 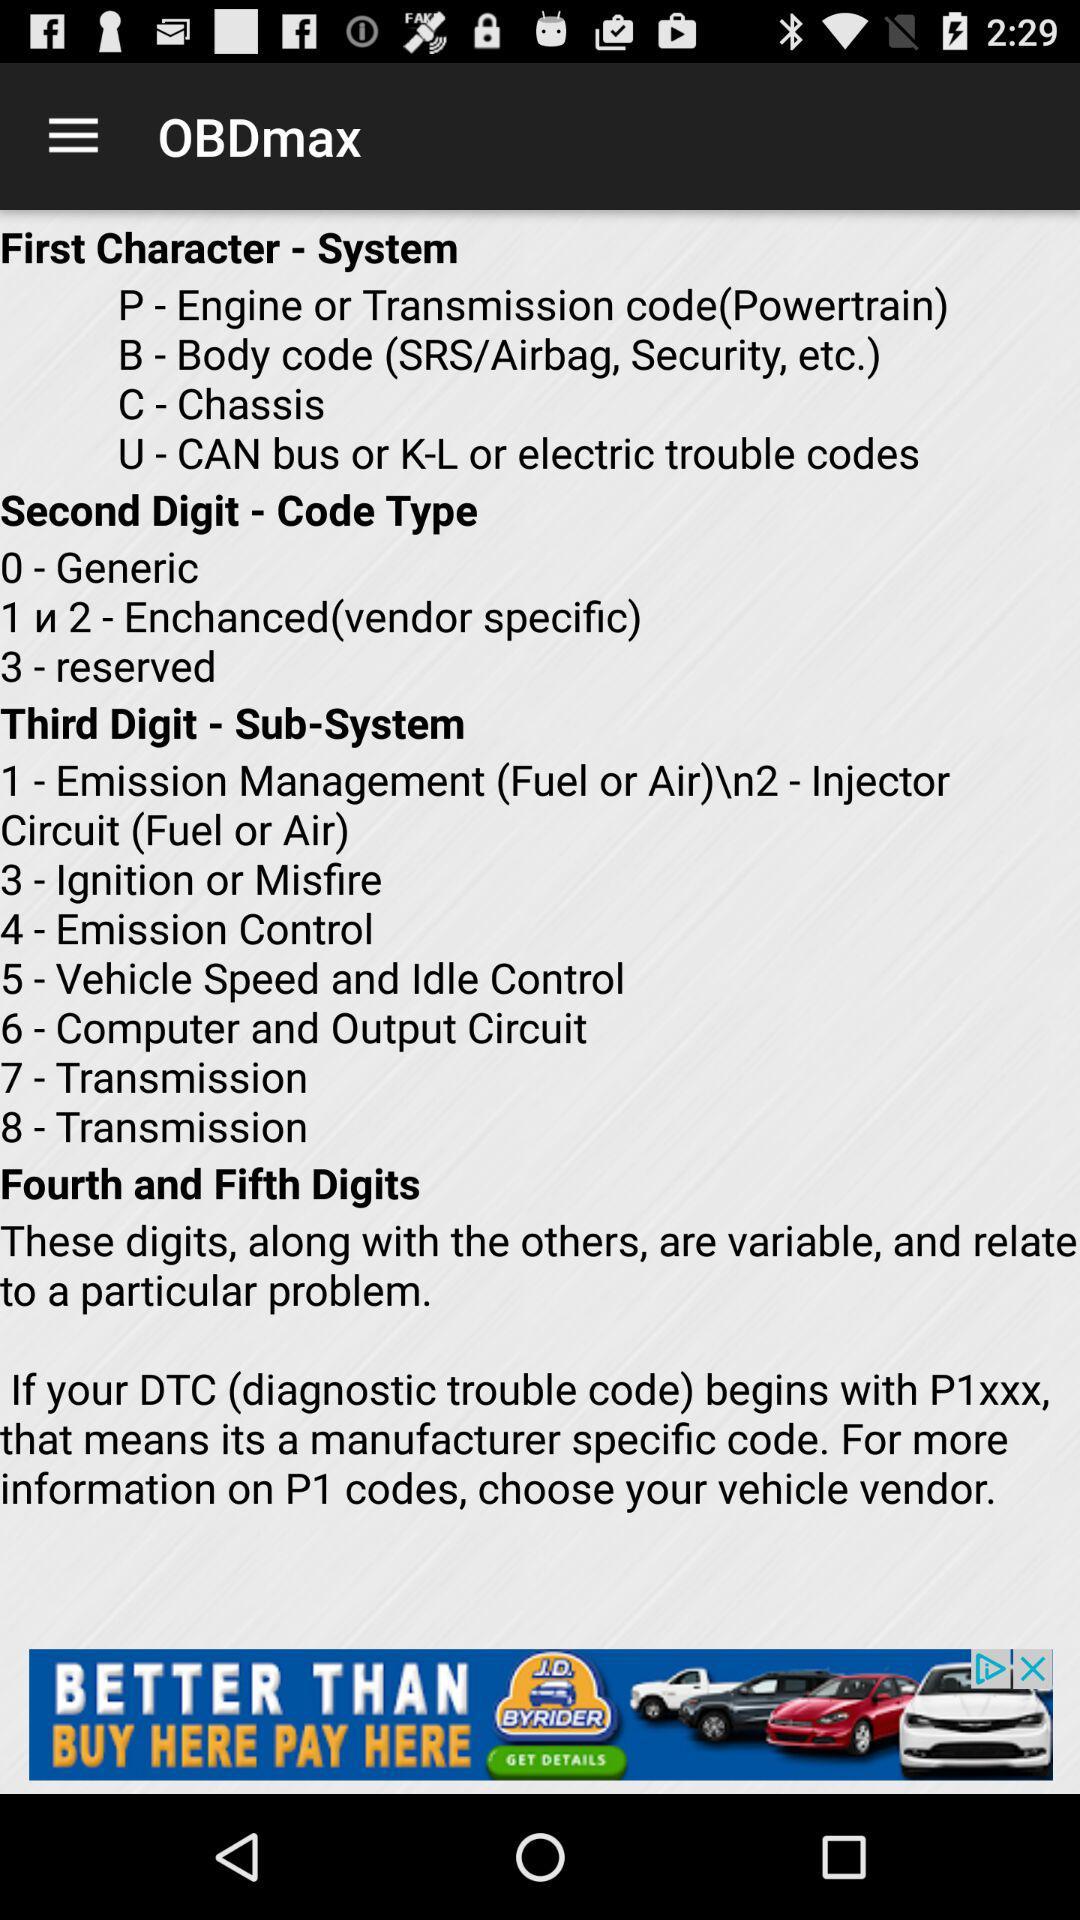 What do you see at coordinates (540, 1713) in the screenshot?
I see `option` at bounding box center [540, 1713].